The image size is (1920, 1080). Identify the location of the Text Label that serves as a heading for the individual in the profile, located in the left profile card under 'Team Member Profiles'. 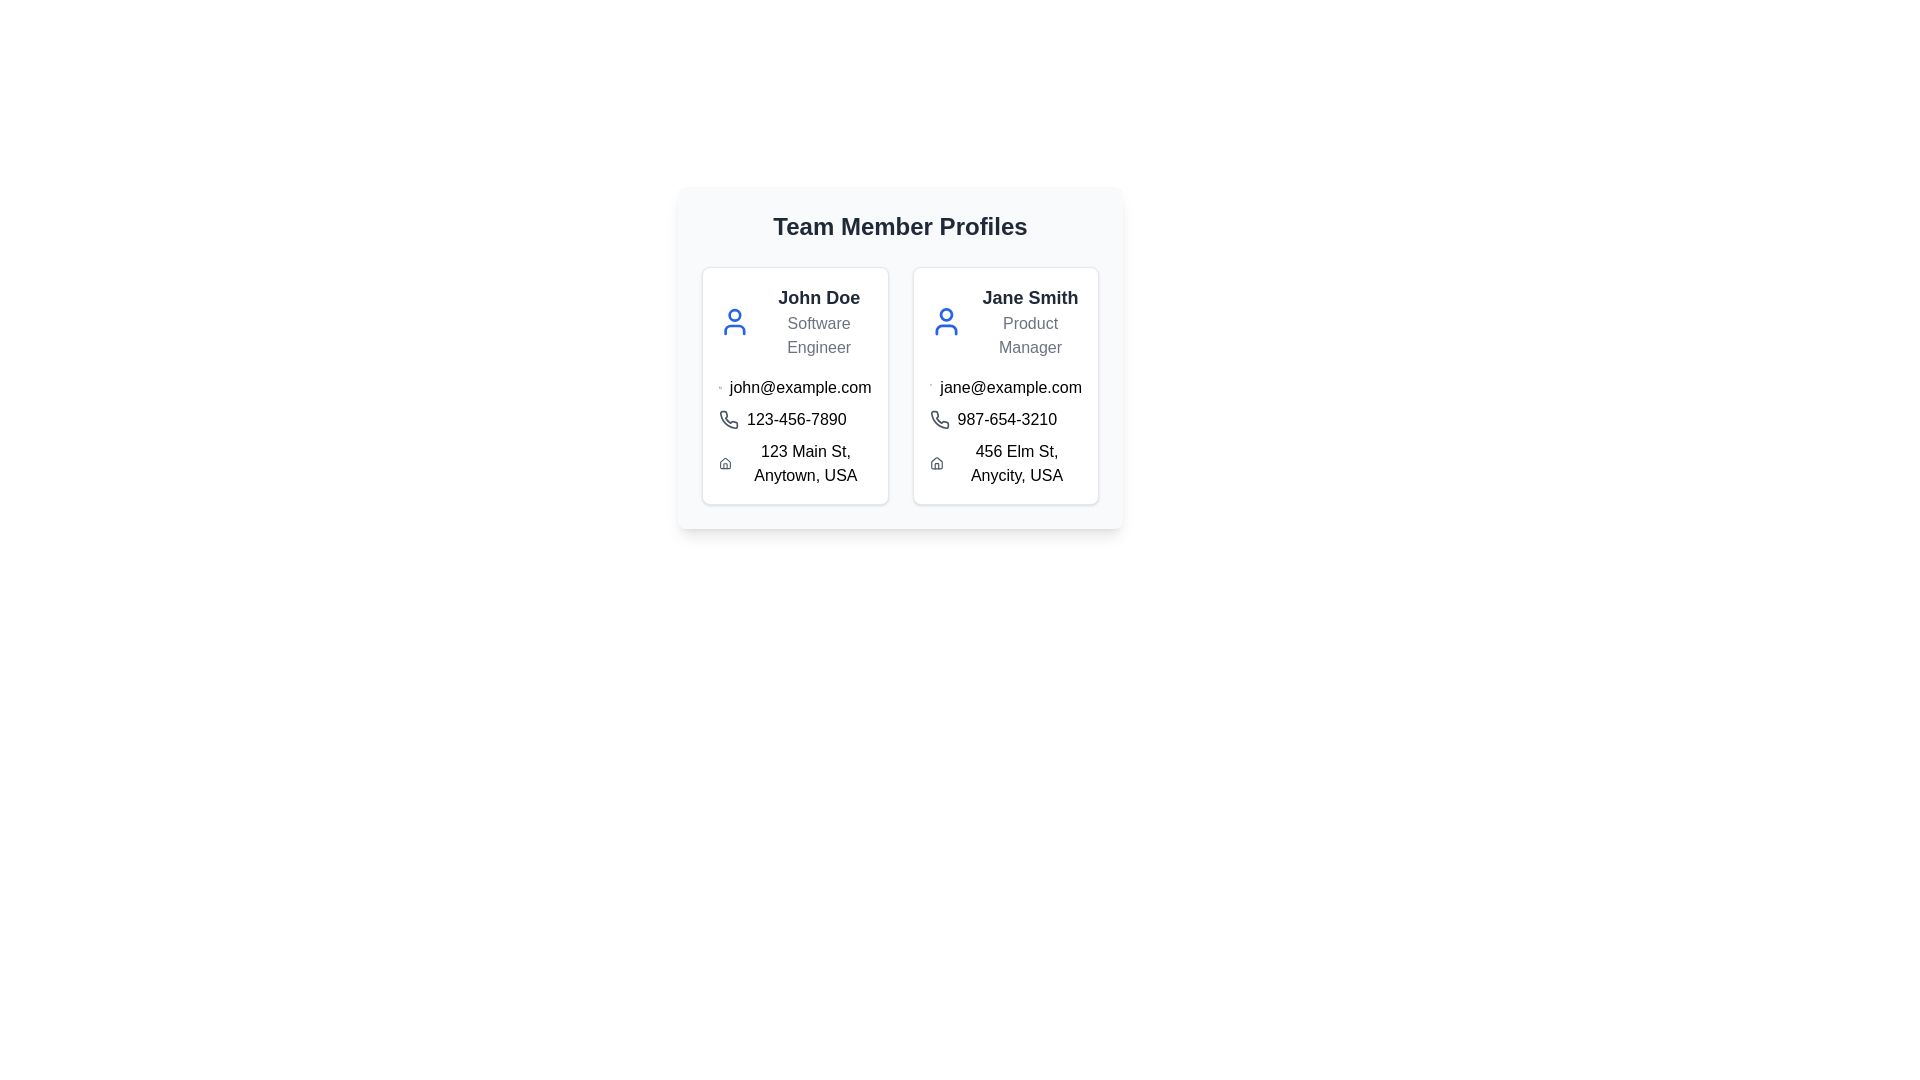
(819, 297).